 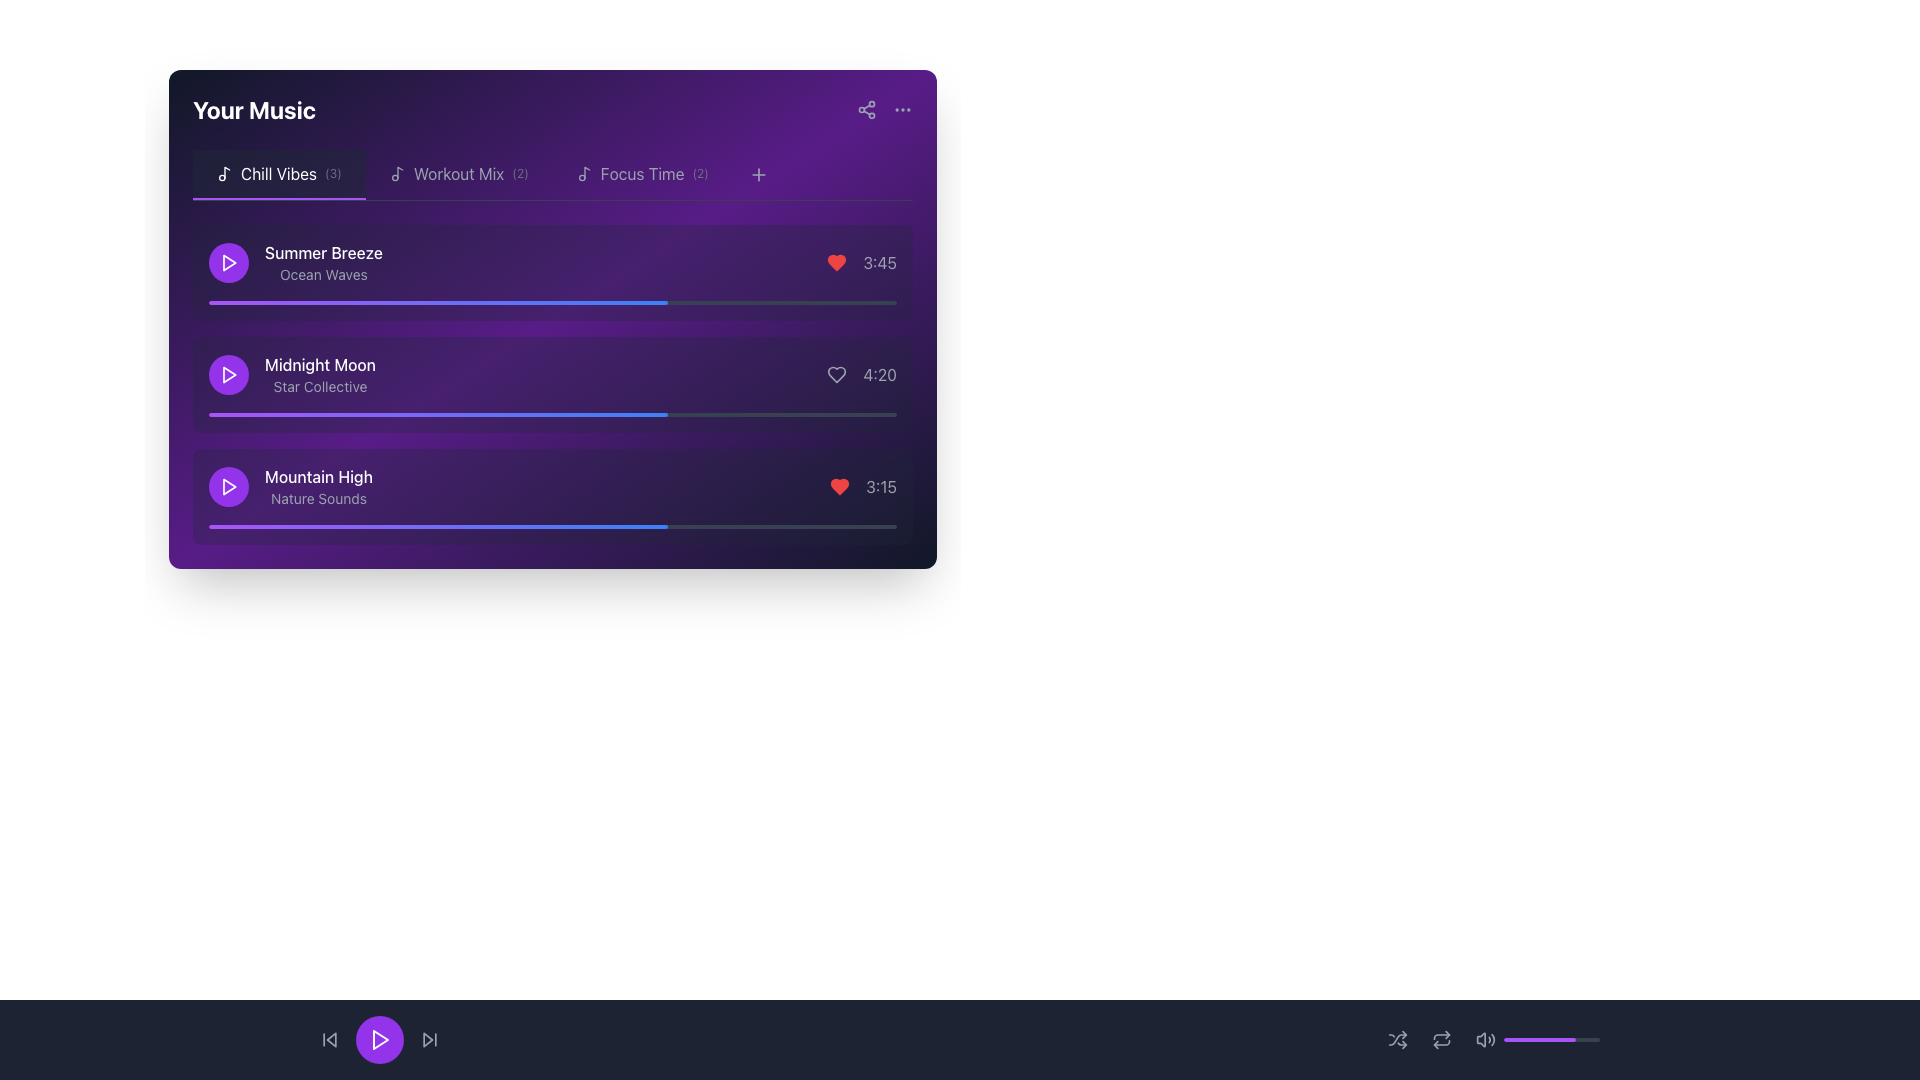 What do you see at coordinates (837, 374) in the screenshot?
I see `the 'like' or 'favorite' icon button located to the left of the text '4:20' in the second row of the vertically stacked list to favorite the item` at bounding box center [837, 374].